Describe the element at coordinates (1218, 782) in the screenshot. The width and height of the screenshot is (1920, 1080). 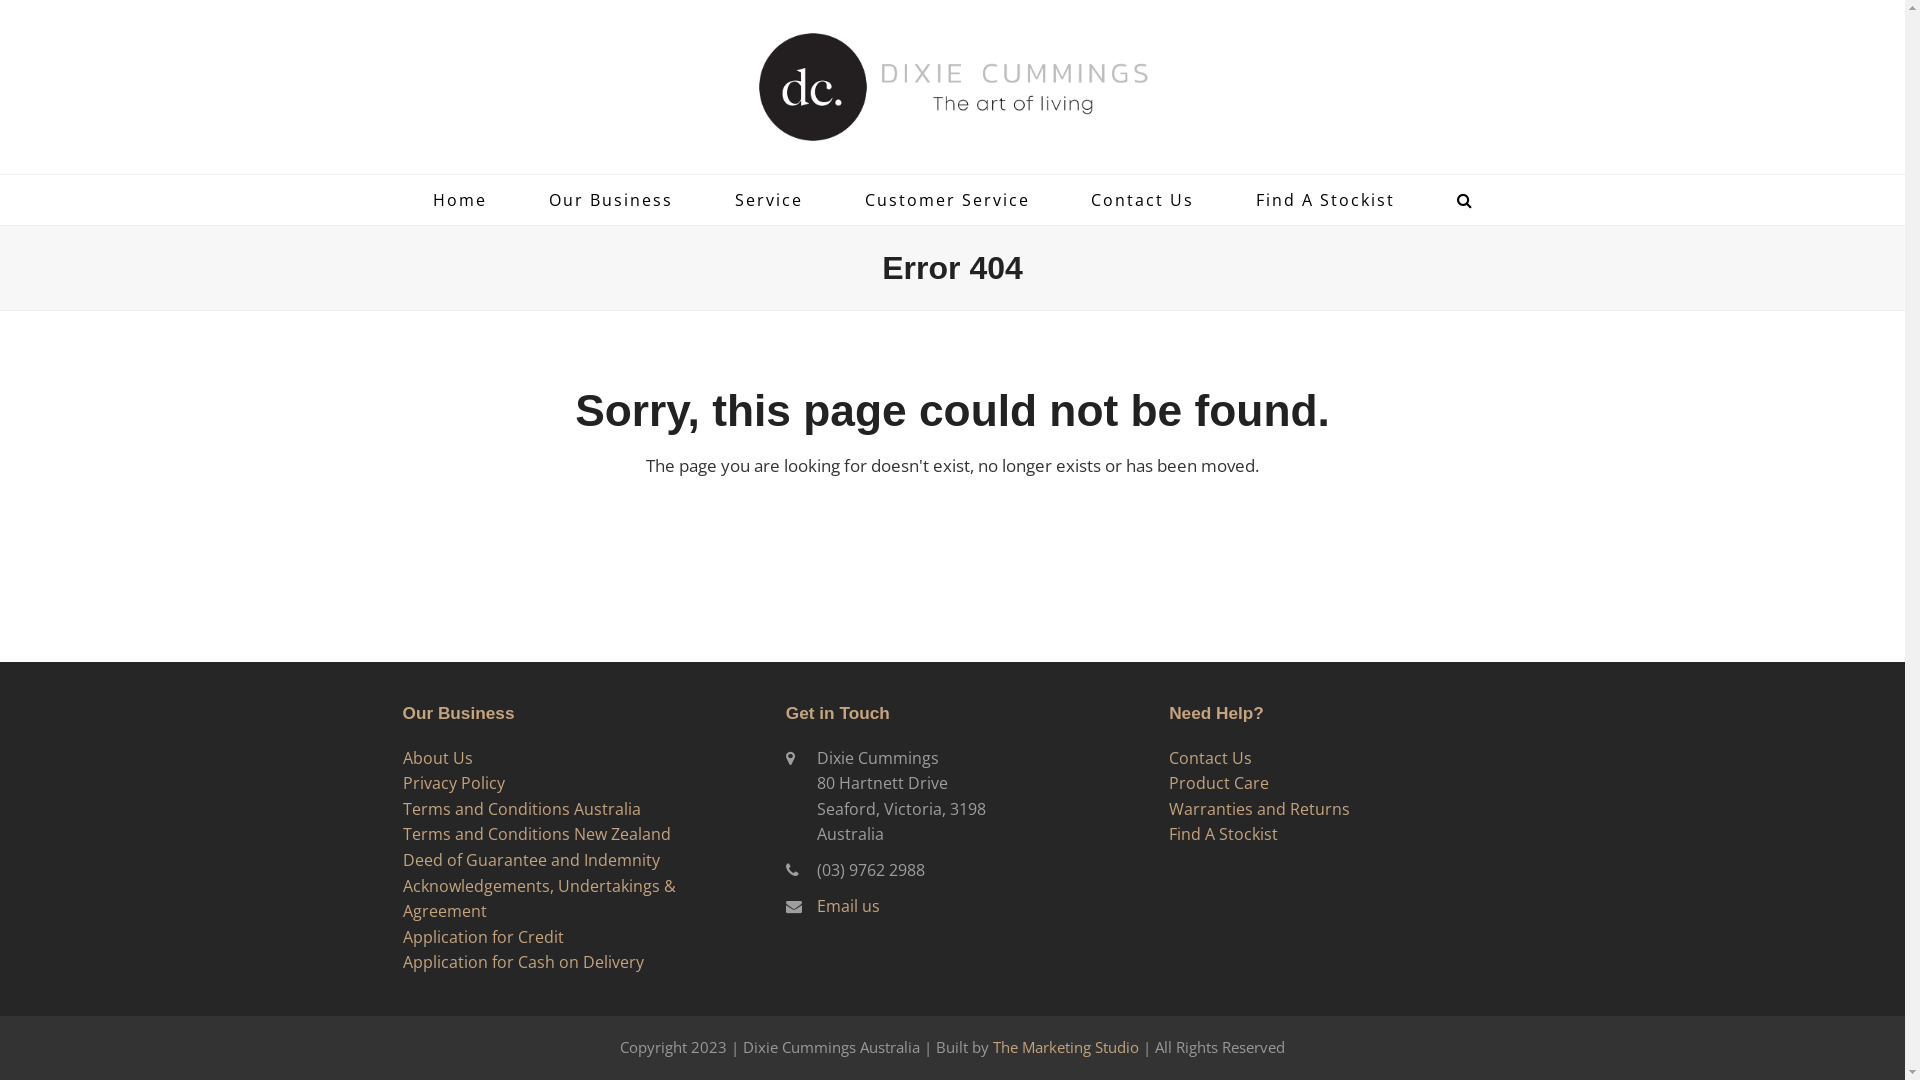
I see `'Product Care'` at that location.